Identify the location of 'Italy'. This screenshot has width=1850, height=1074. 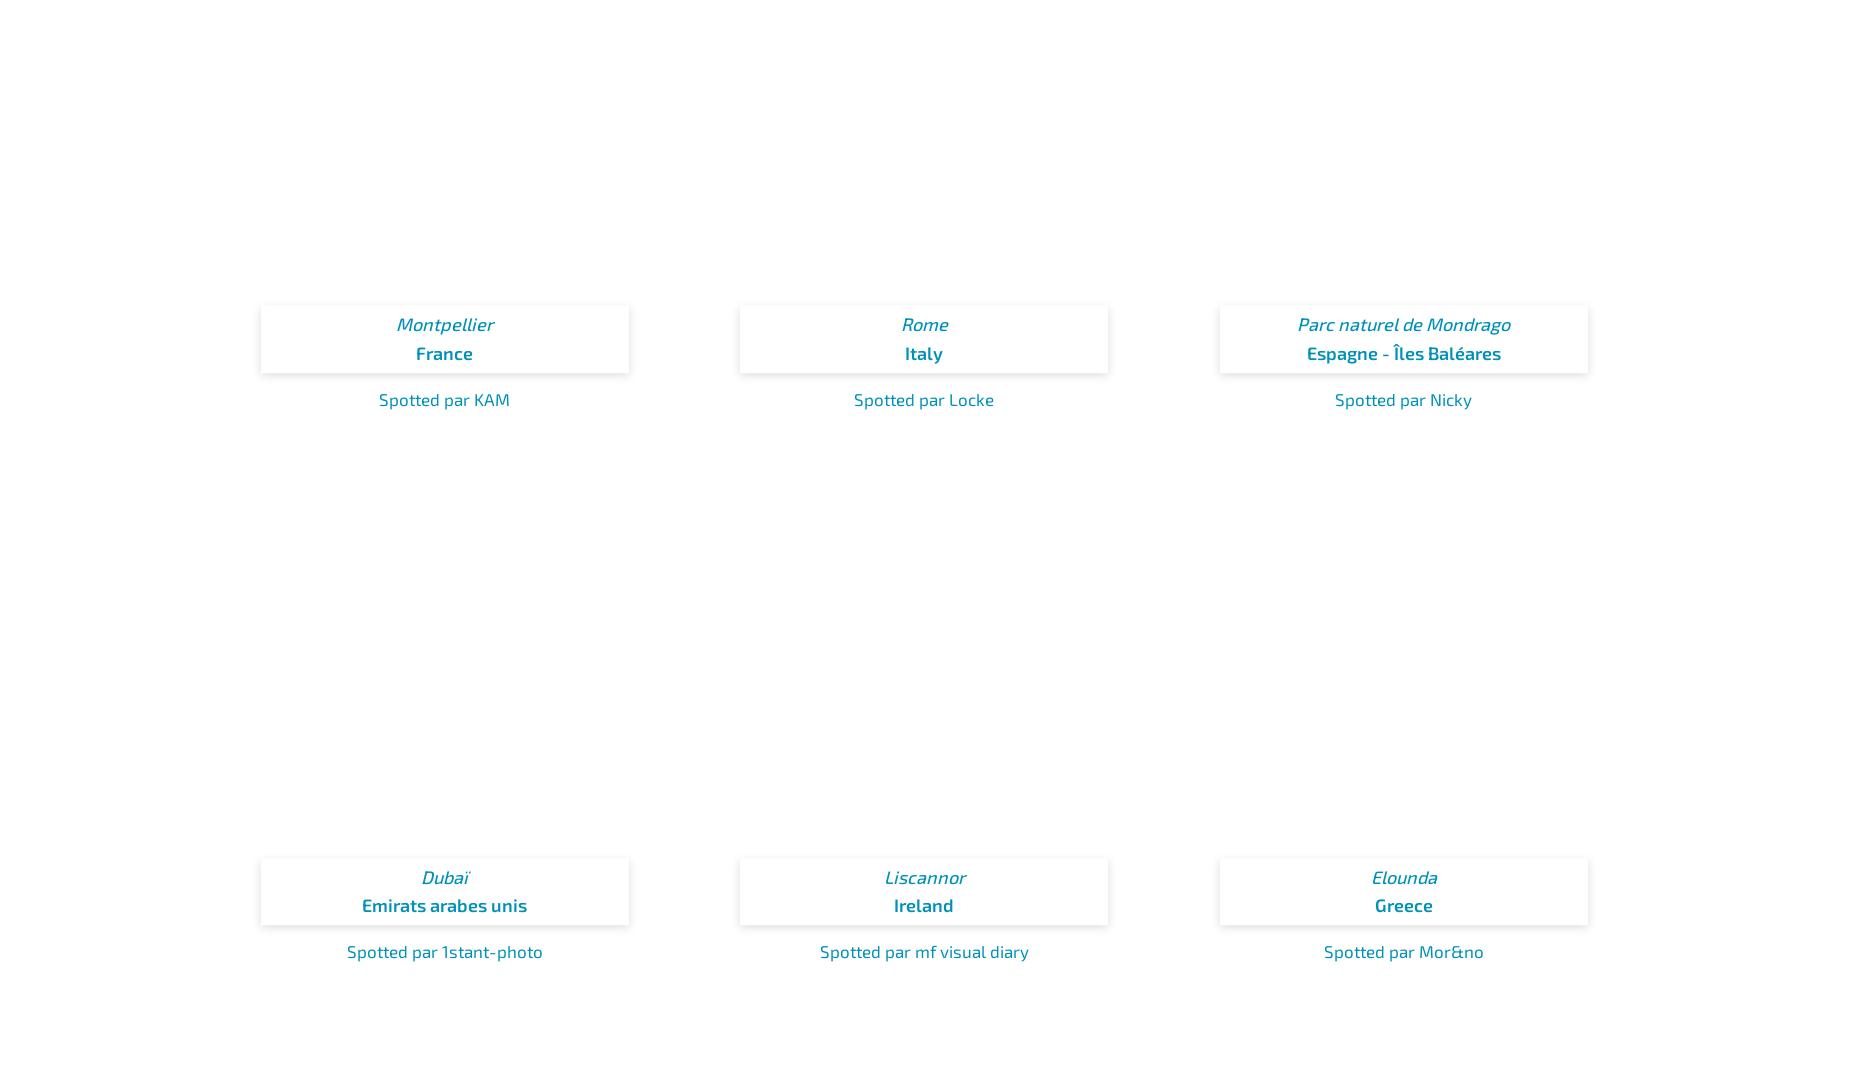
(905, 350).